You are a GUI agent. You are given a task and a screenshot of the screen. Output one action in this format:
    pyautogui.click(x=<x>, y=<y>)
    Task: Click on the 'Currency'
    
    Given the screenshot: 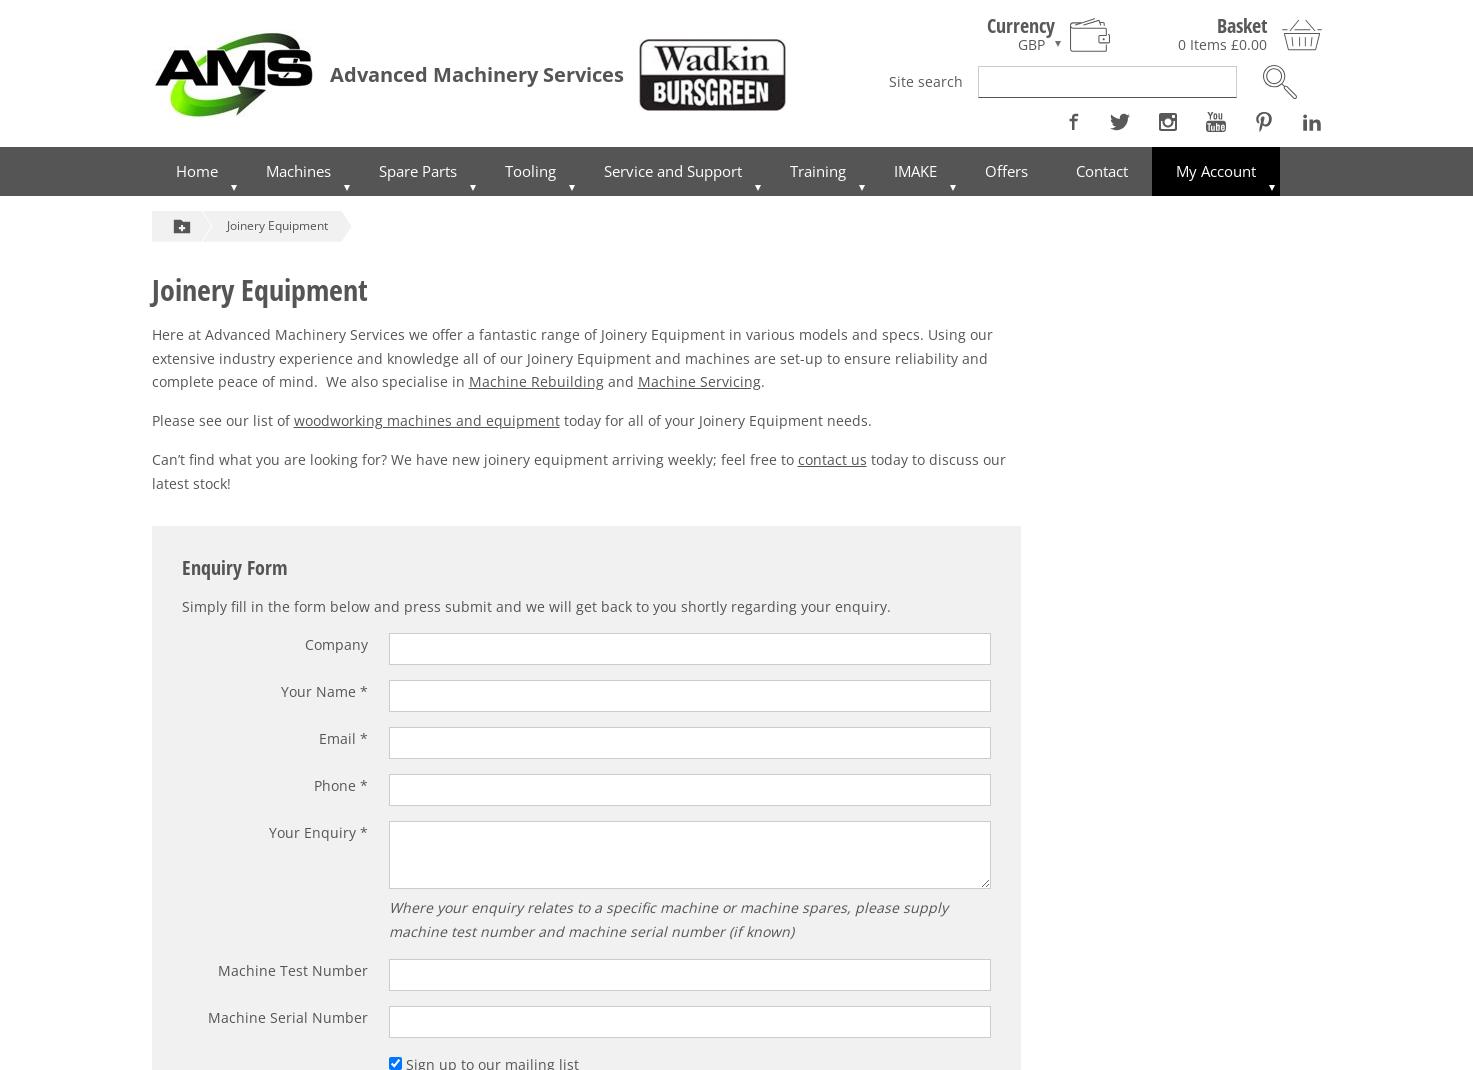 What is the action you would take?
    pyautogui.click(x=1019, y=24)
    